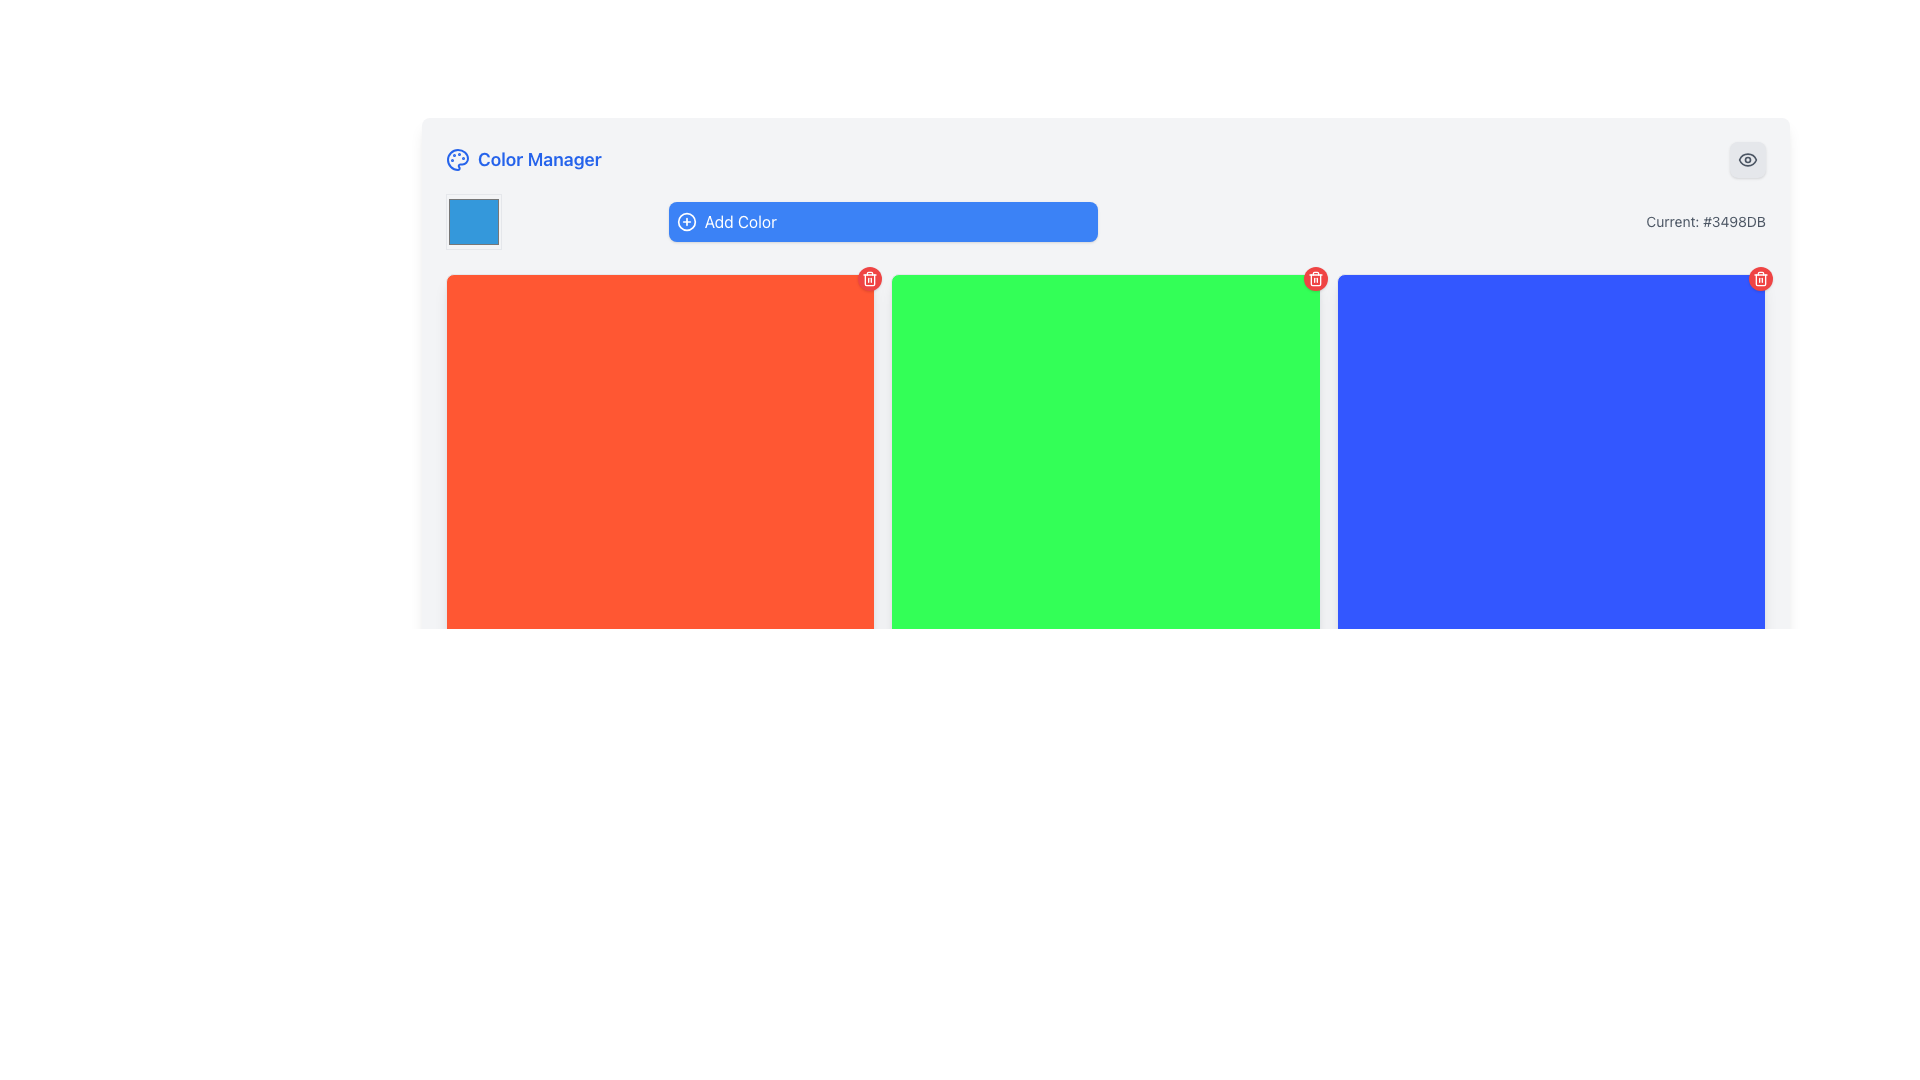 The height and width of the screenshot is (1080, 1920). I want to click on text label that displays 'Color Manager', which is styled in bold blue font and positioned to the left of the 'Add Color' button, so click(523, 158).